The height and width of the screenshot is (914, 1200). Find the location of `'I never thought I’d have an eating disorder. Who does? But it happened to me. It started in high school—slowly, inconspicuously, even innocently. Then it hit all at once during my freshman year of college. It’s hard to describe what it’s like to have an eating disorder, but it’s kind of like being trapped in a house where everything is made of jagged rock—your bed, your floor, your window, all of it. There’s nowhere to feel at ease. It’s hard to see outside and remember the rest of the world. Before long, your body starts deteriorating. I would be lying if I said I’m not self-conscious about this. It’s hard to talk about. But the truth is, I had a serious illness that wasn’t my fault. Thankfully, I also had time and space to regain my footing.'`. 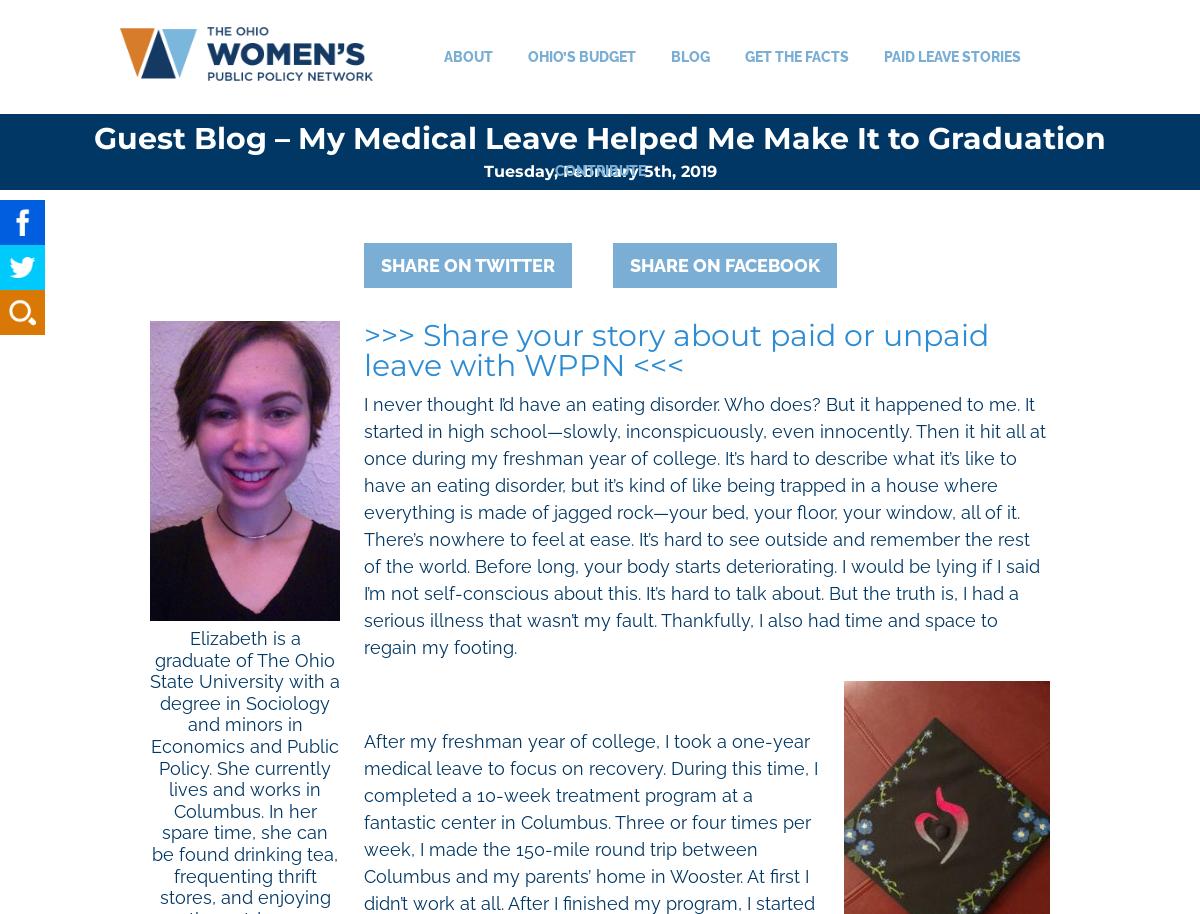

'I never thought I’d have an eating disorder. Who does? But it happened to me. It started in high school—slowly, inconspicuously, even innocently. Then it hit all at once during my freshman year of college. It’s hard to describe what it’s like to have an eating disorder, but it’s kind of like being trapped in a house where everything is made of jagged rock—your bed, your floor, your window, all of it. There’s nowhere to feel at ease. It’s hard to see outside and remember the rest of the world. Before long, your body starts deteriorating. I would be lying if I said I’m not self-conscious about this. It’s hard to talk about. But the truth is, I had a serious illness that wasn’t my fault. Thankfully, I also had time and space to regain my footing.' is located at coordinates (705, 525).